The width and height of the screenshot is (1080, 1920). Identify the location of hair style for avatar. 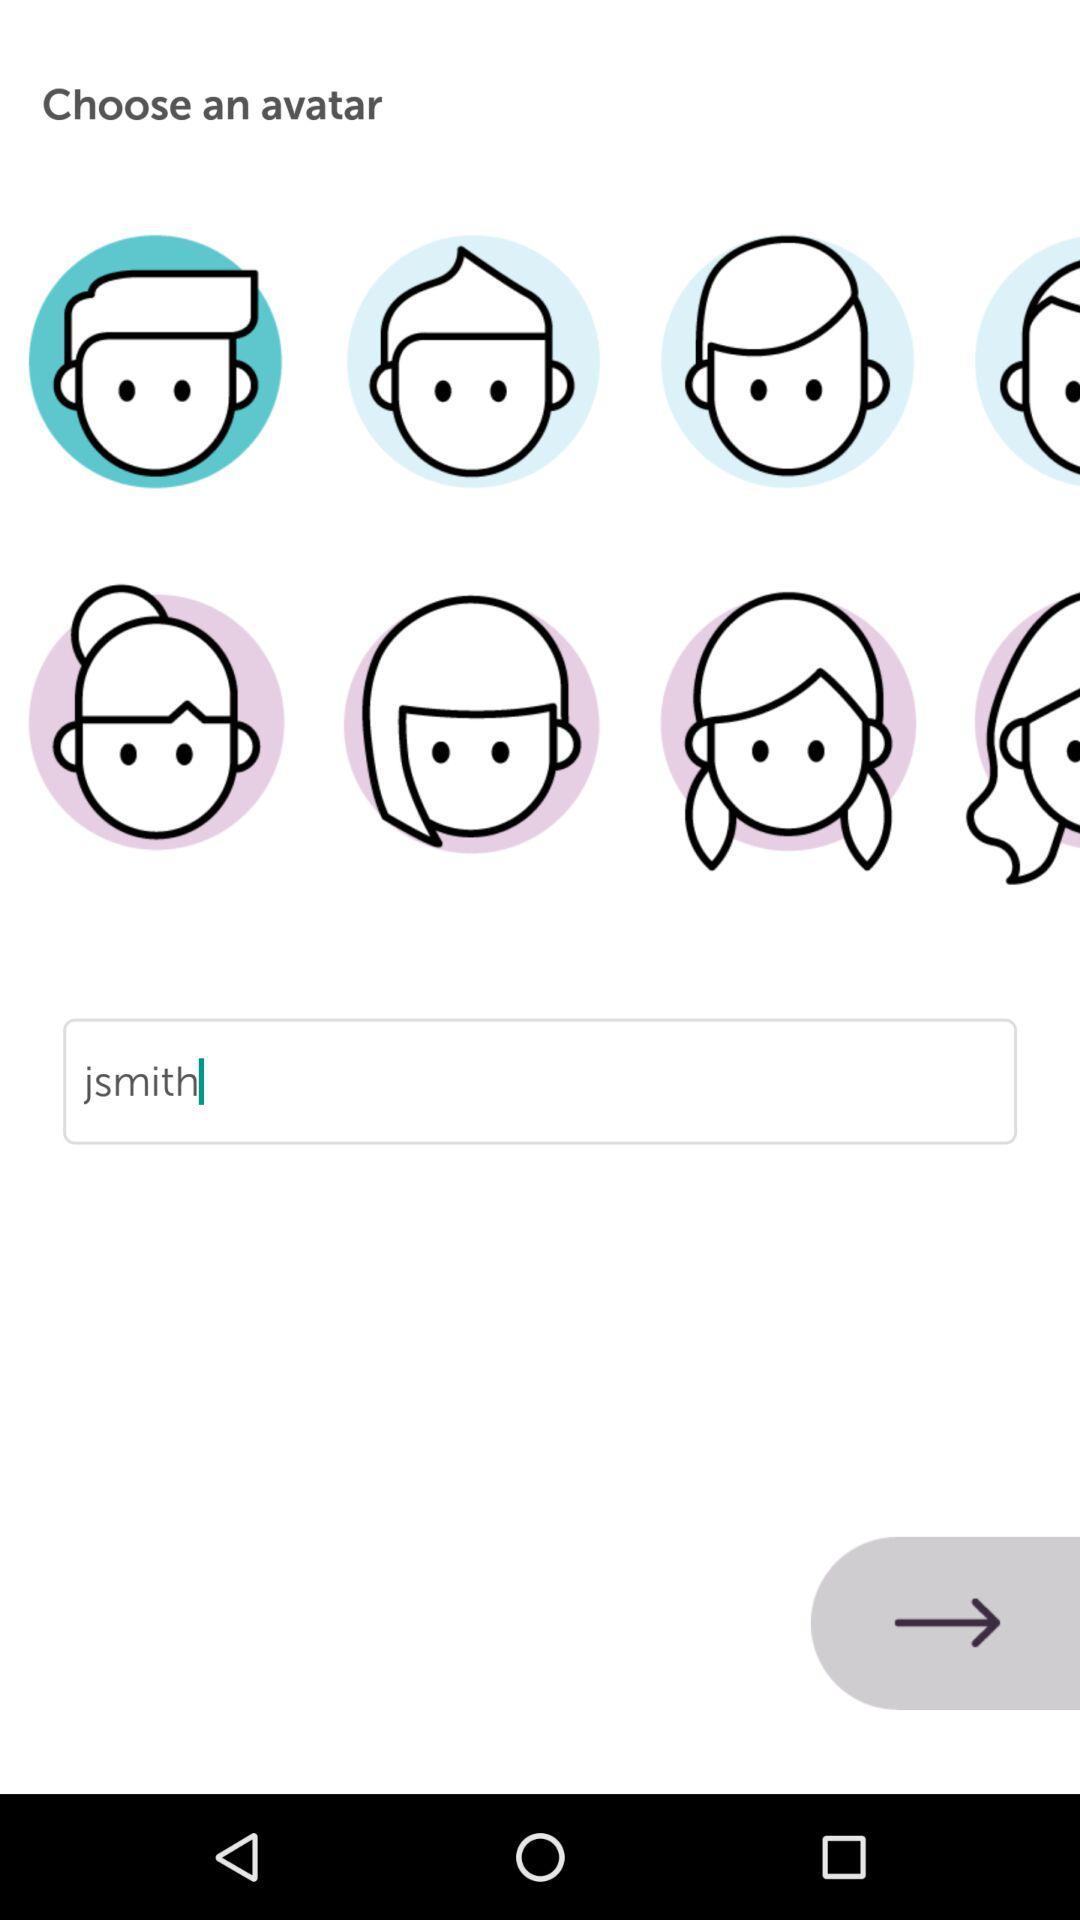
(786, 391).